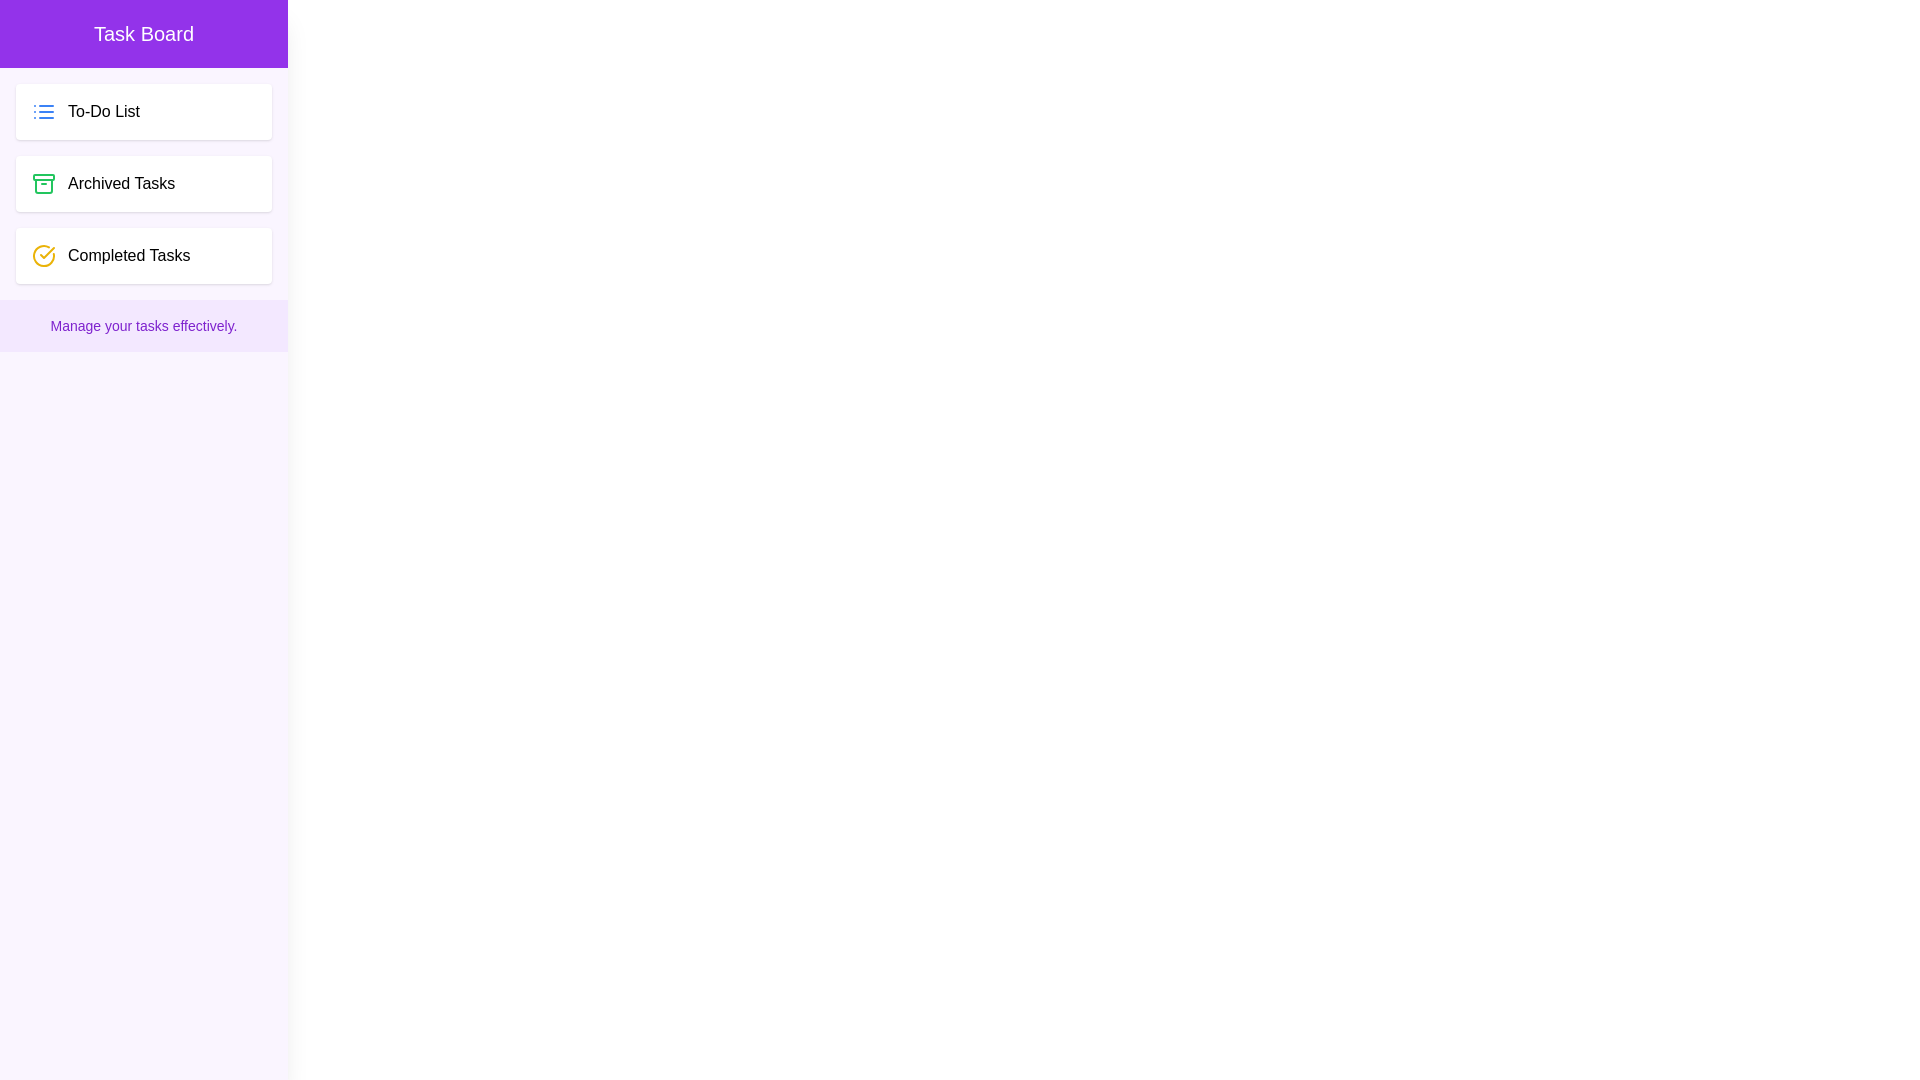 This screenshot has width=1920, height=1080. I want to click on the 'To-Do List' item to view its contents, so click(143, 111).